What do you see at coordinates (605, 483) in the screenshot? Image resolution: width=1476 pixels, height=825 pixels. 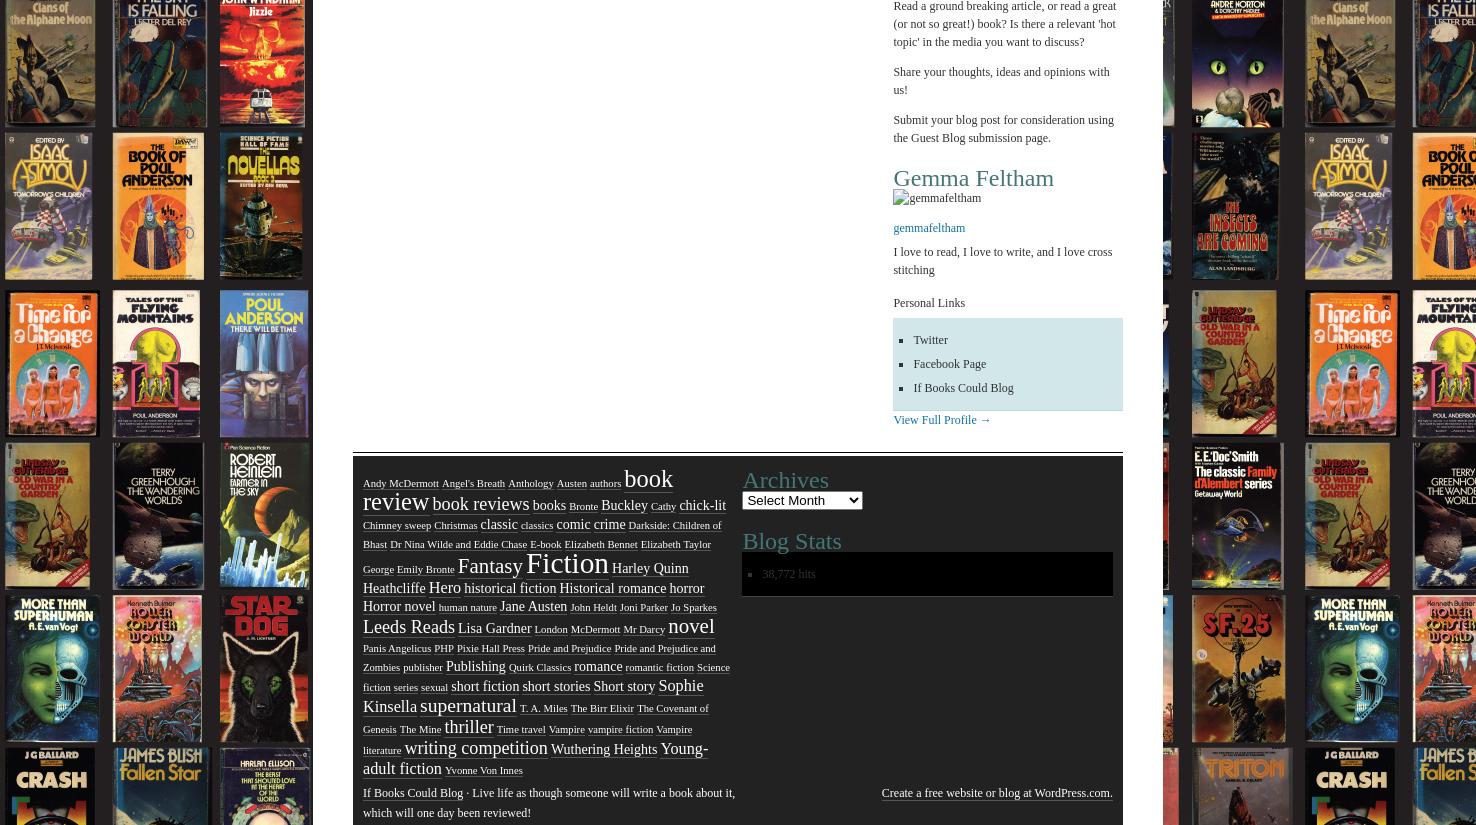 I see `'authors'` at bounding box center [605, 483].